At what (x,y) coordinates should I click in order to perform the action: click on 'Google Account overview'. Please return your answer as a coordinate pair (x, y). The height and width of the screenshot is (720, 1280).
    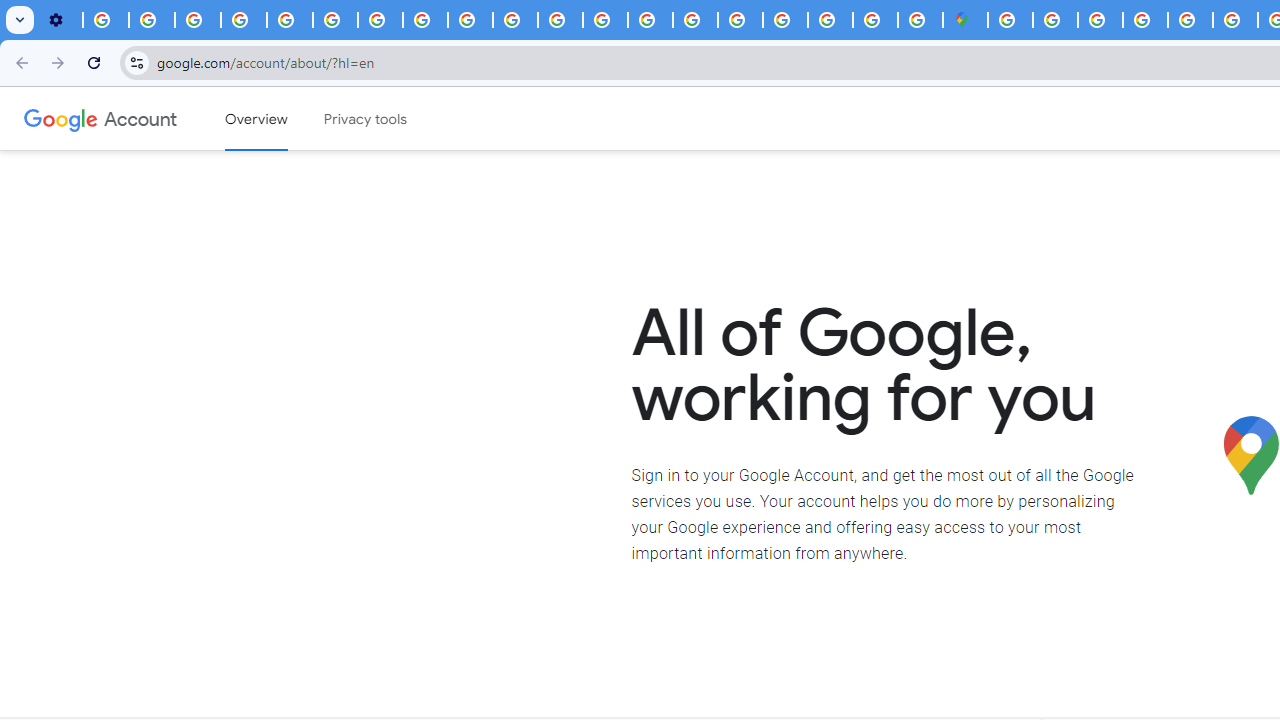
    Looking at the image, I should click on (255, 119).